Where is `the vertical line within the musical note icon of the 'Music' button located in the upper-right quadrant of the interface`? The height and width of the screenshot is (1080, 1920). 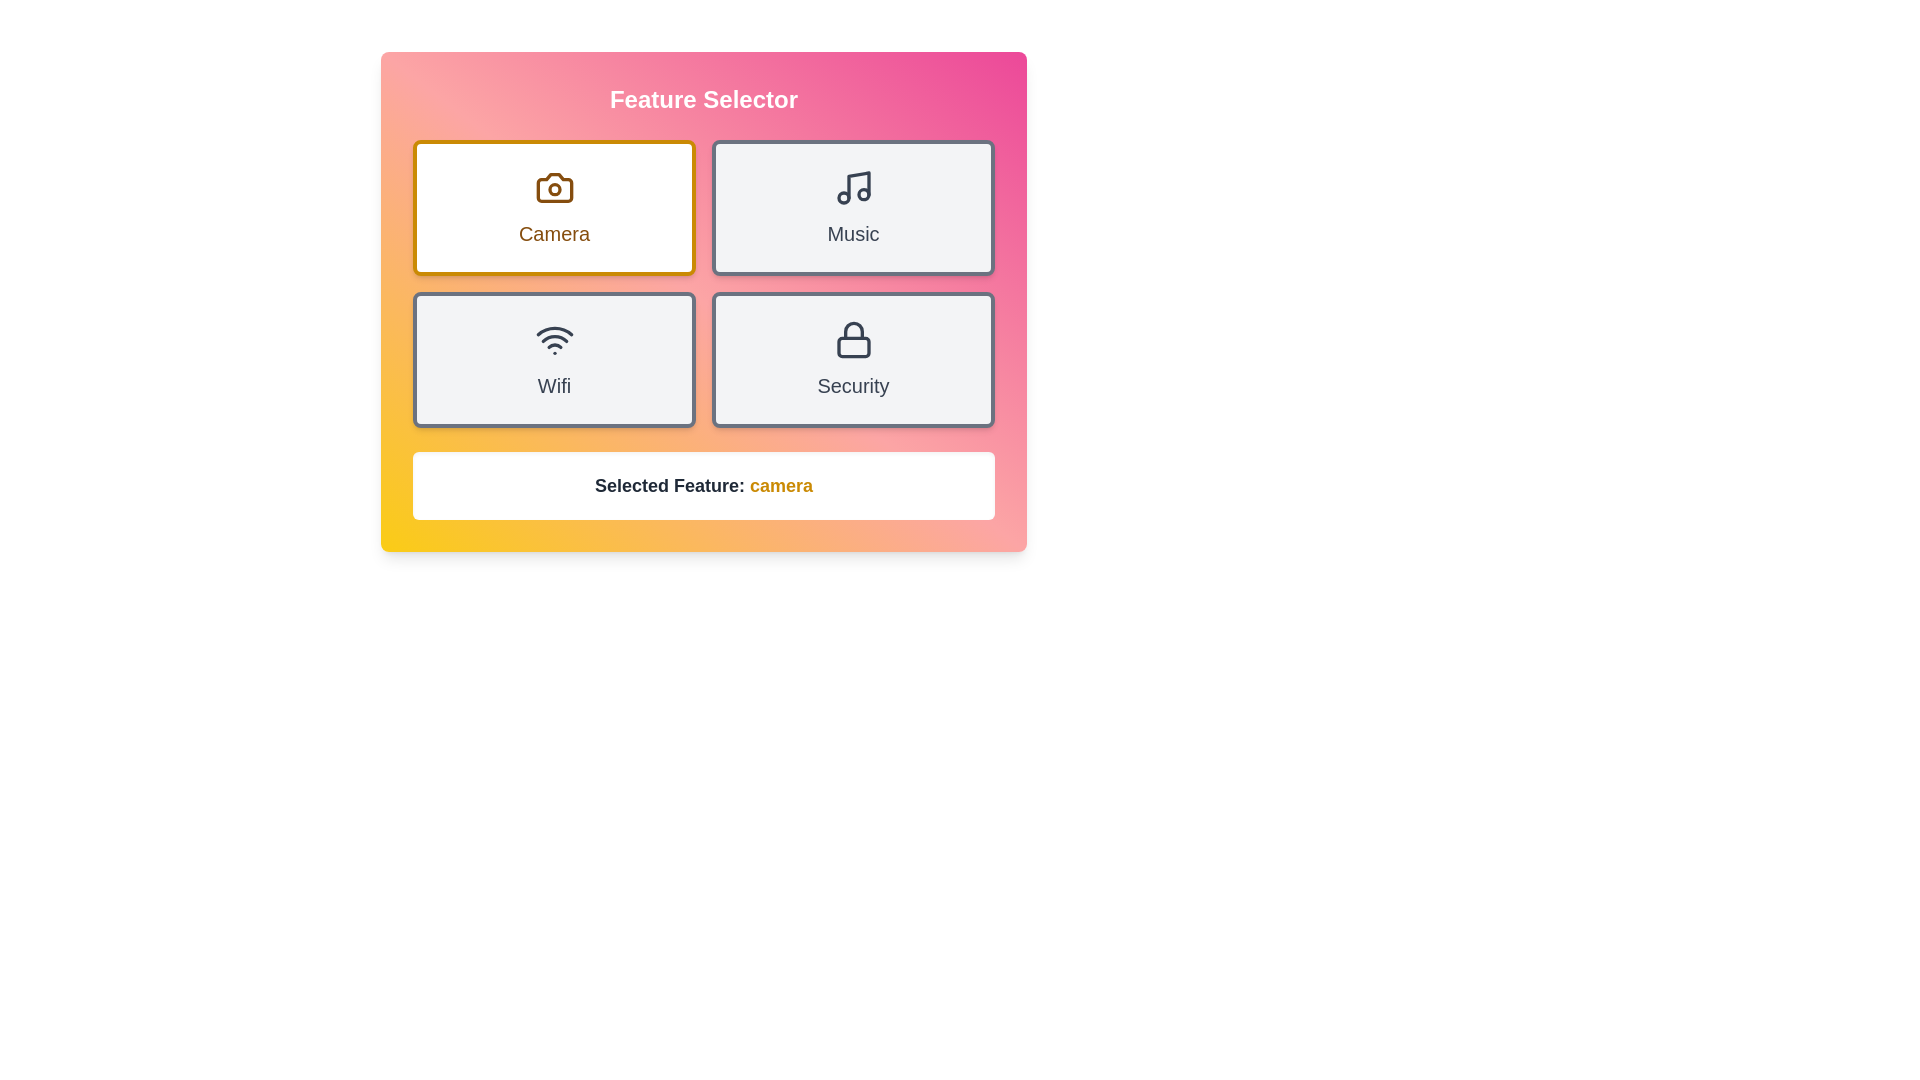 the vertical line within the musical note icon of the 'Music' button located in the upper-right quadrant of the interface is located at coordinates (858, 185).